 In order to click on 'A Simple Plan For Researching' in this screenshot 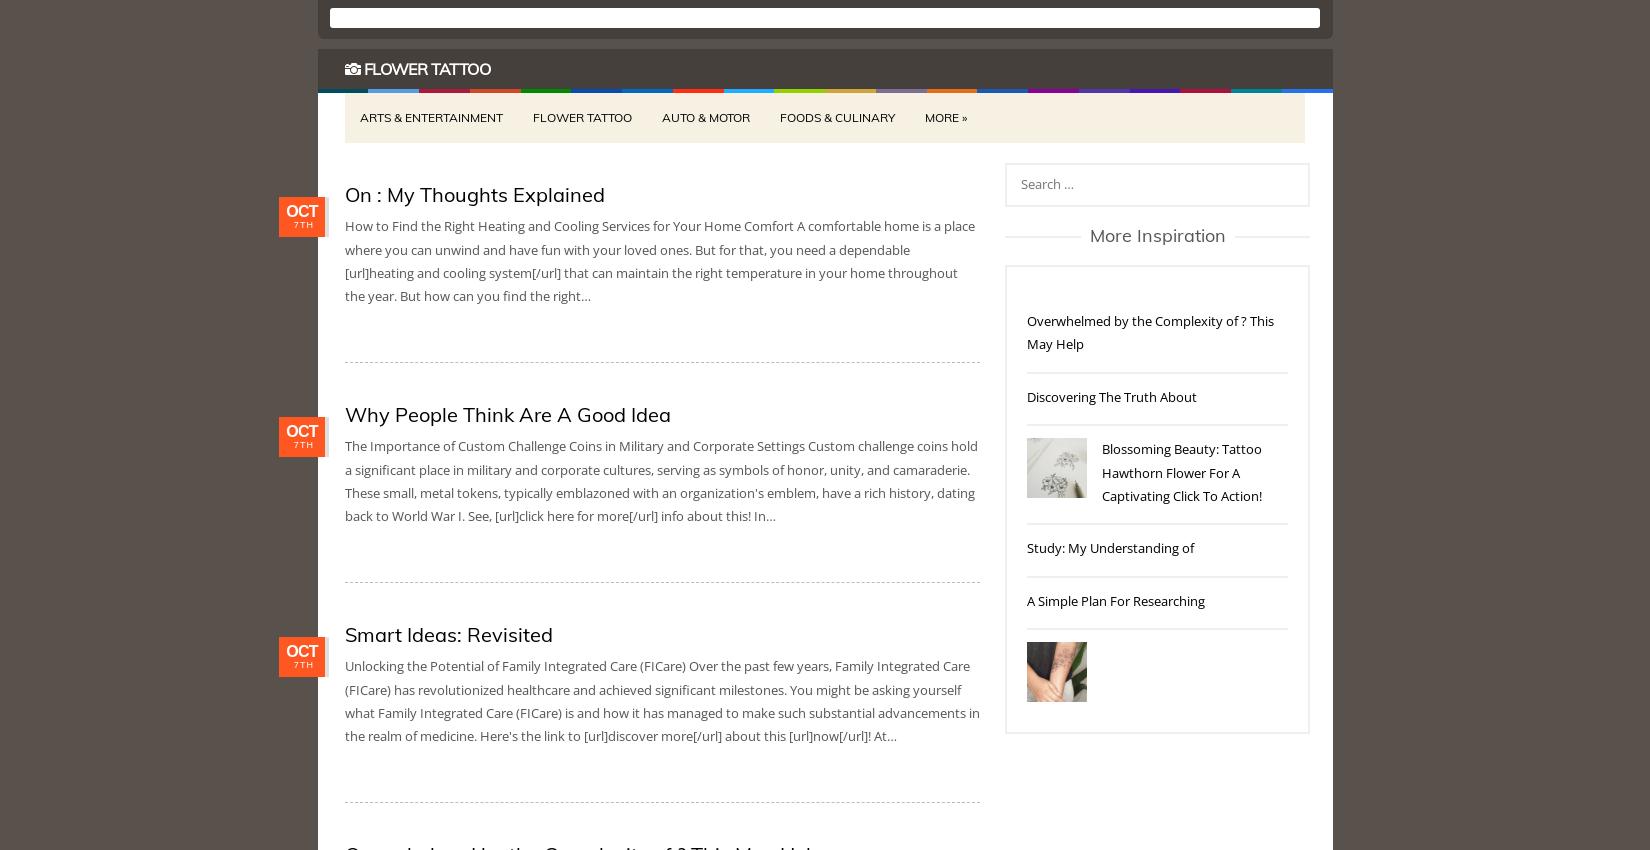, I will do `click(1116, 599)`.